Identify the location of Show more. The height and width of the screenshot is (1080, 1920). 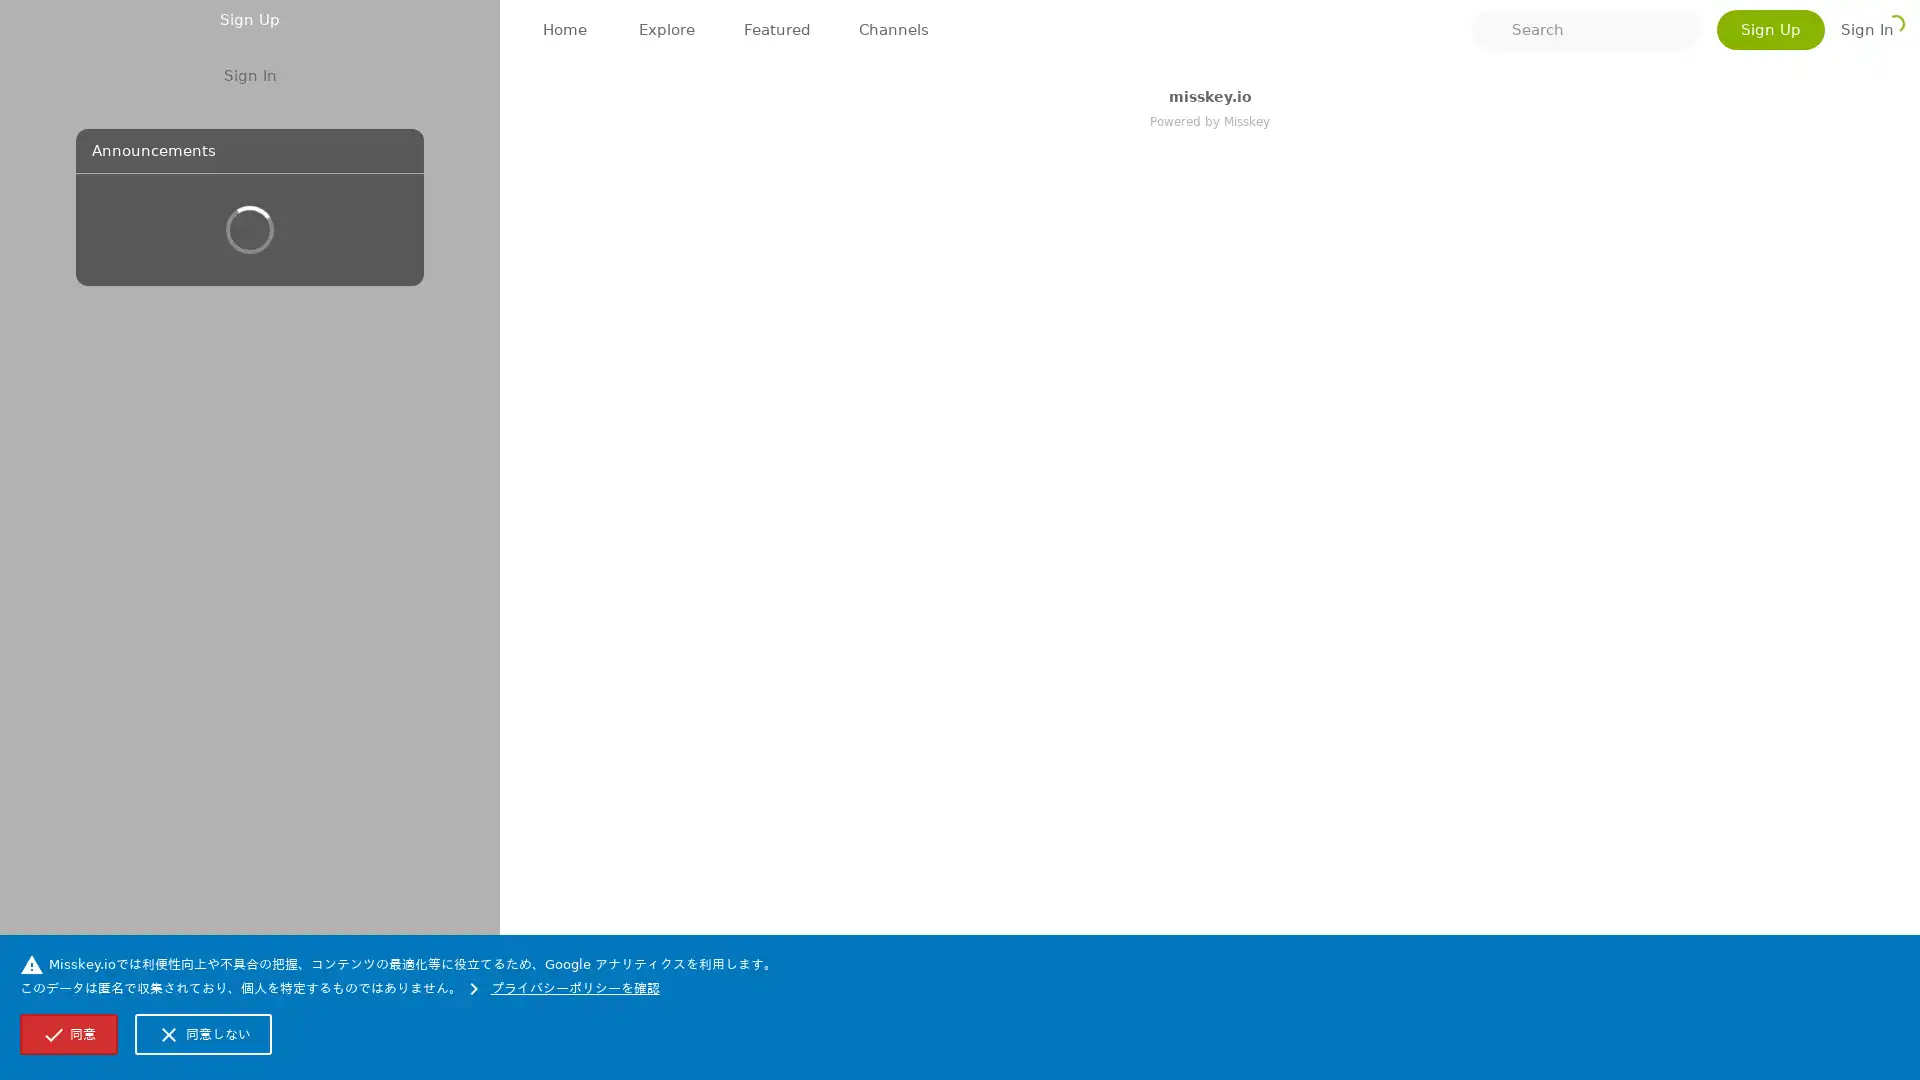
(1245, 796).